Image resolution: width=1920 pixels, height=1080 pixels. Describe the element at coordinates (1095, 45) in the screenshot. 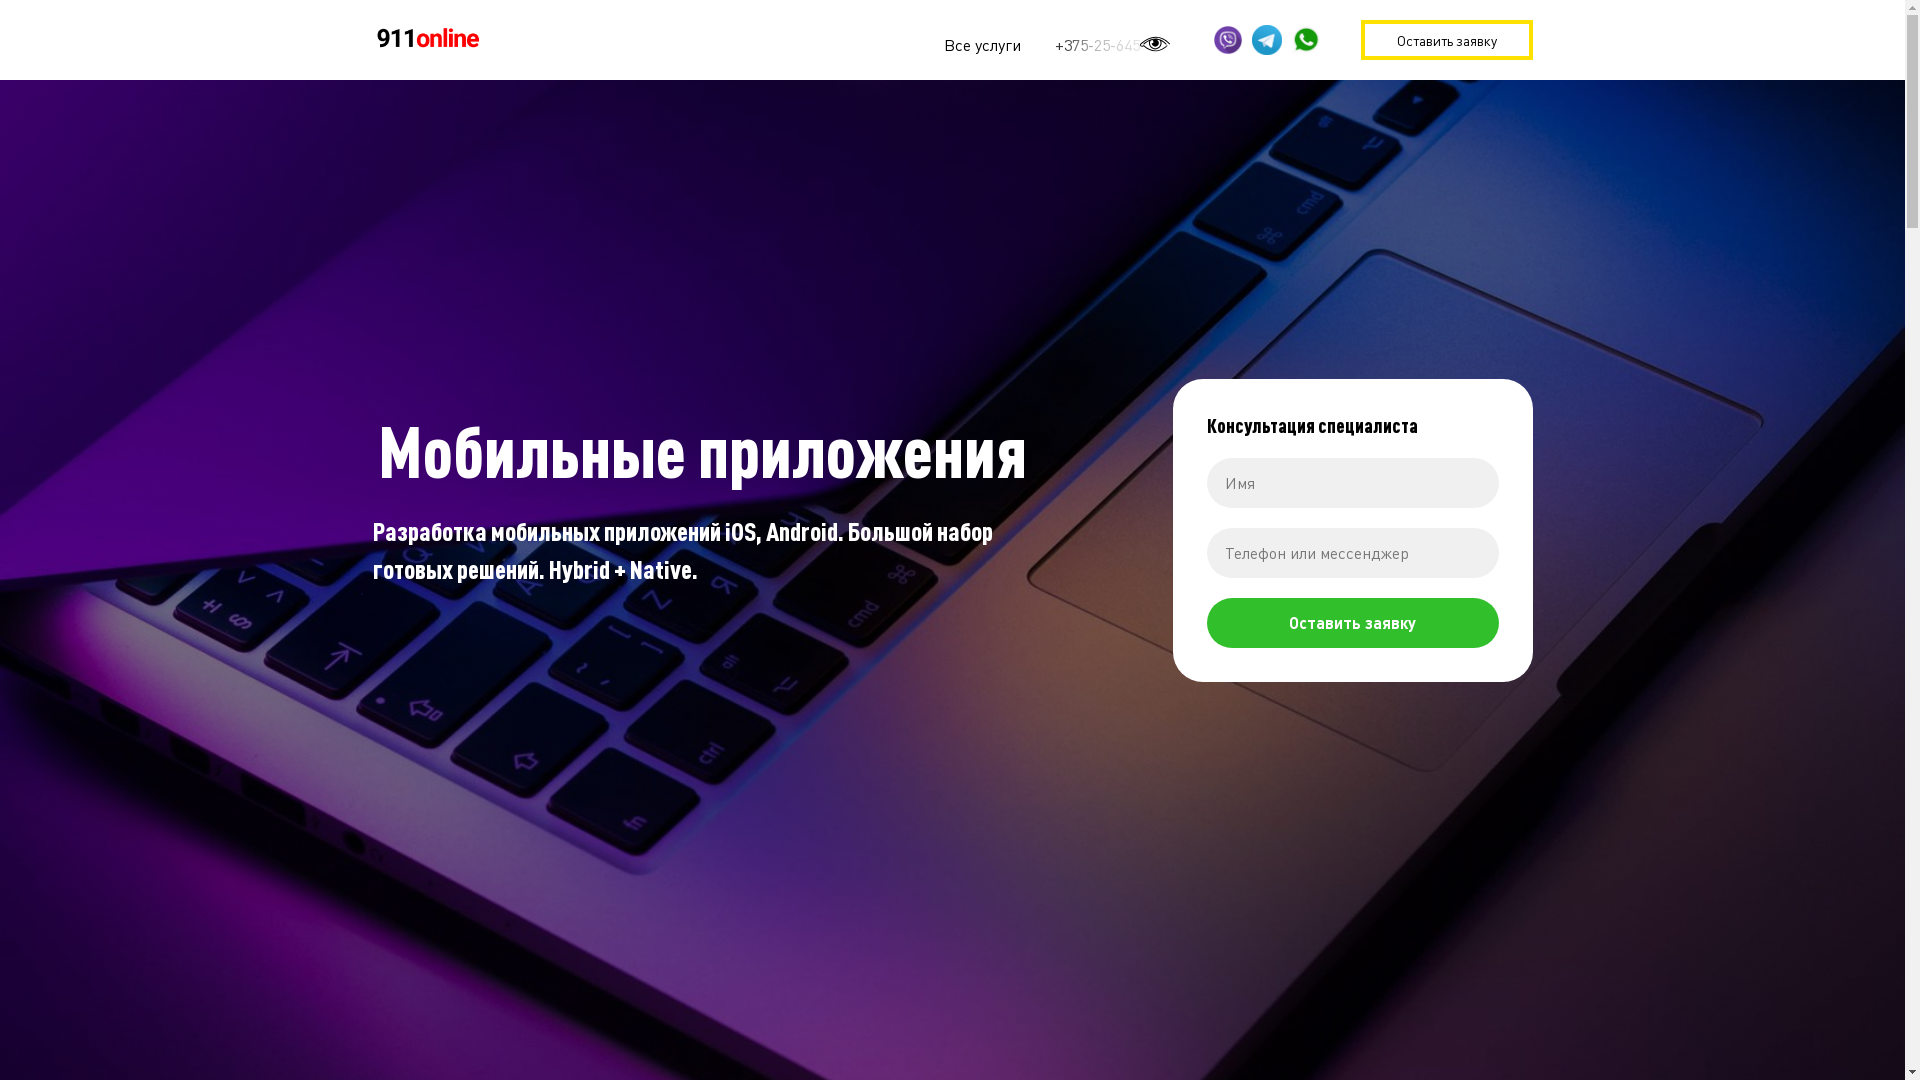

I see `'+375-25-645'` at that location.